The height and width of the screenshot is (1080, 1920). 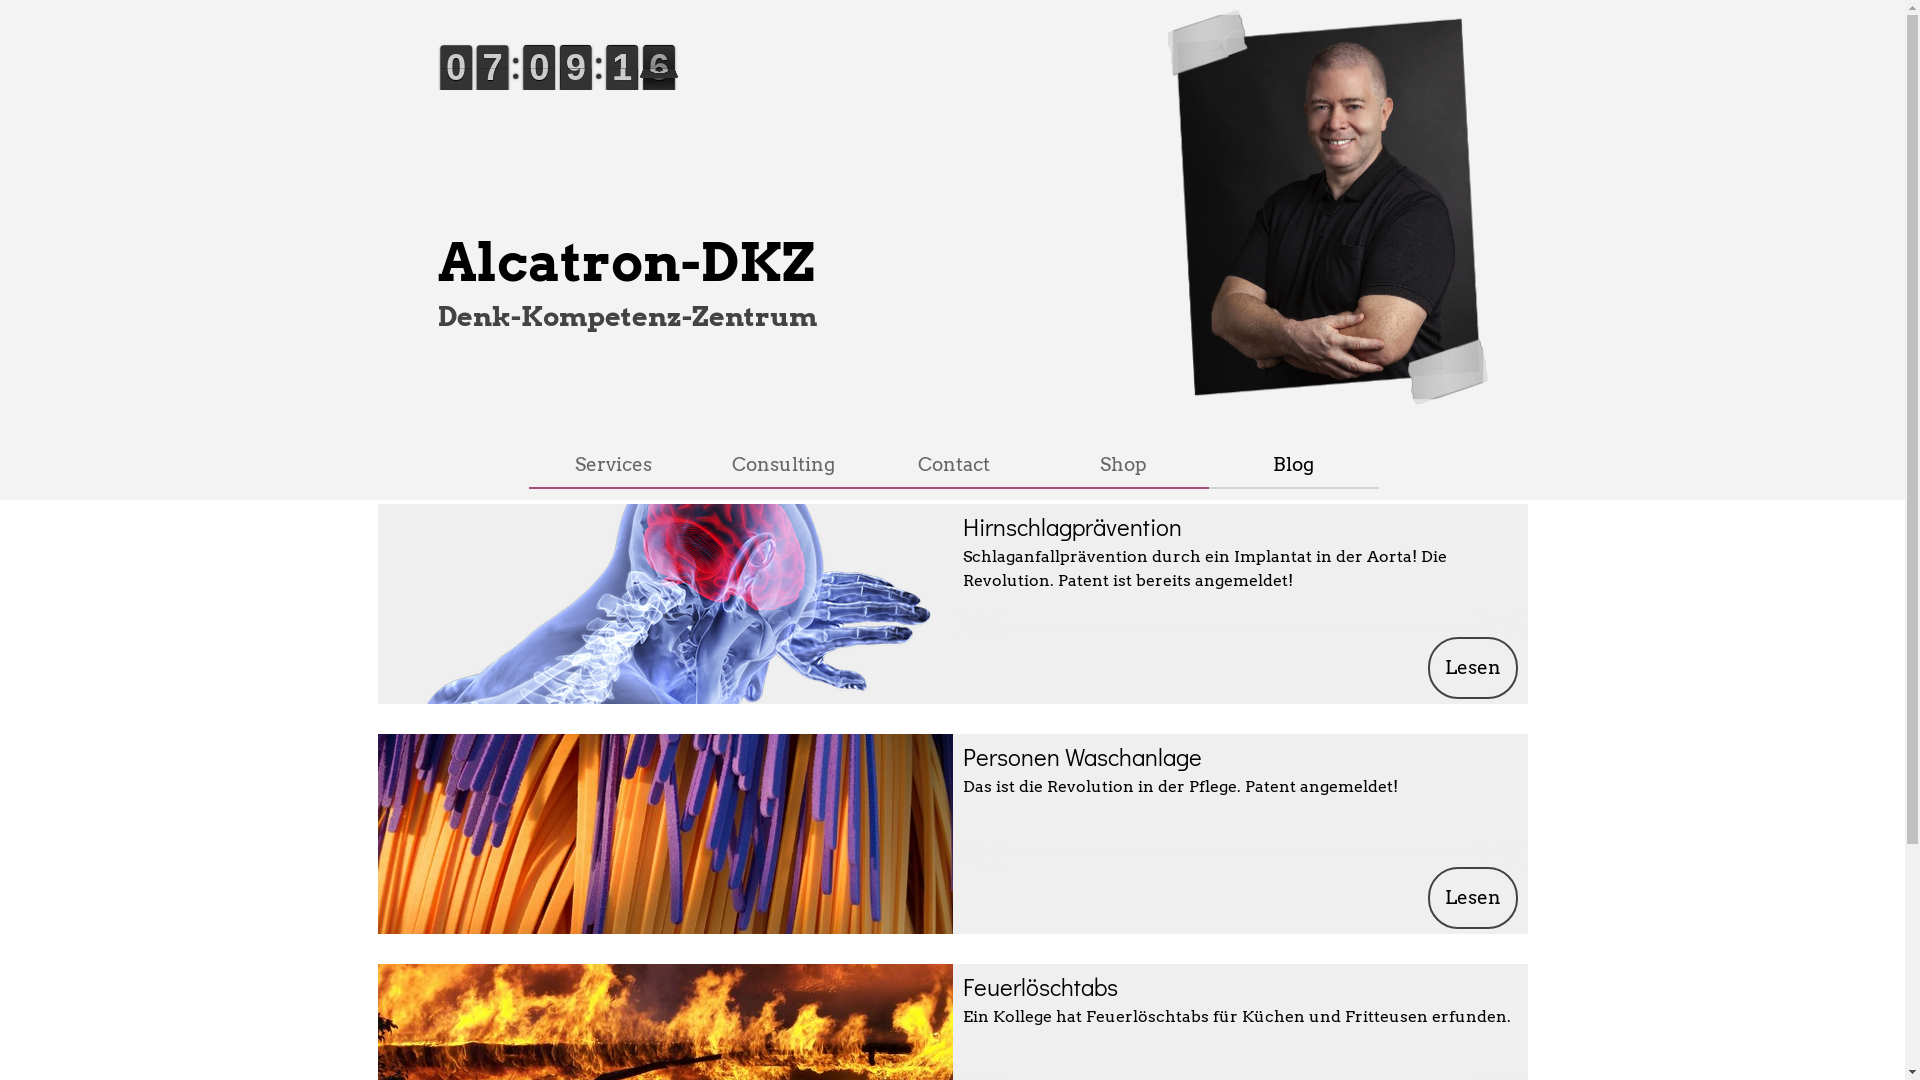 What do you see at coordinates (1080, 756) in the screenshot?
I see `'Personen Waschanlage'` at bounding box center [1080, 756].